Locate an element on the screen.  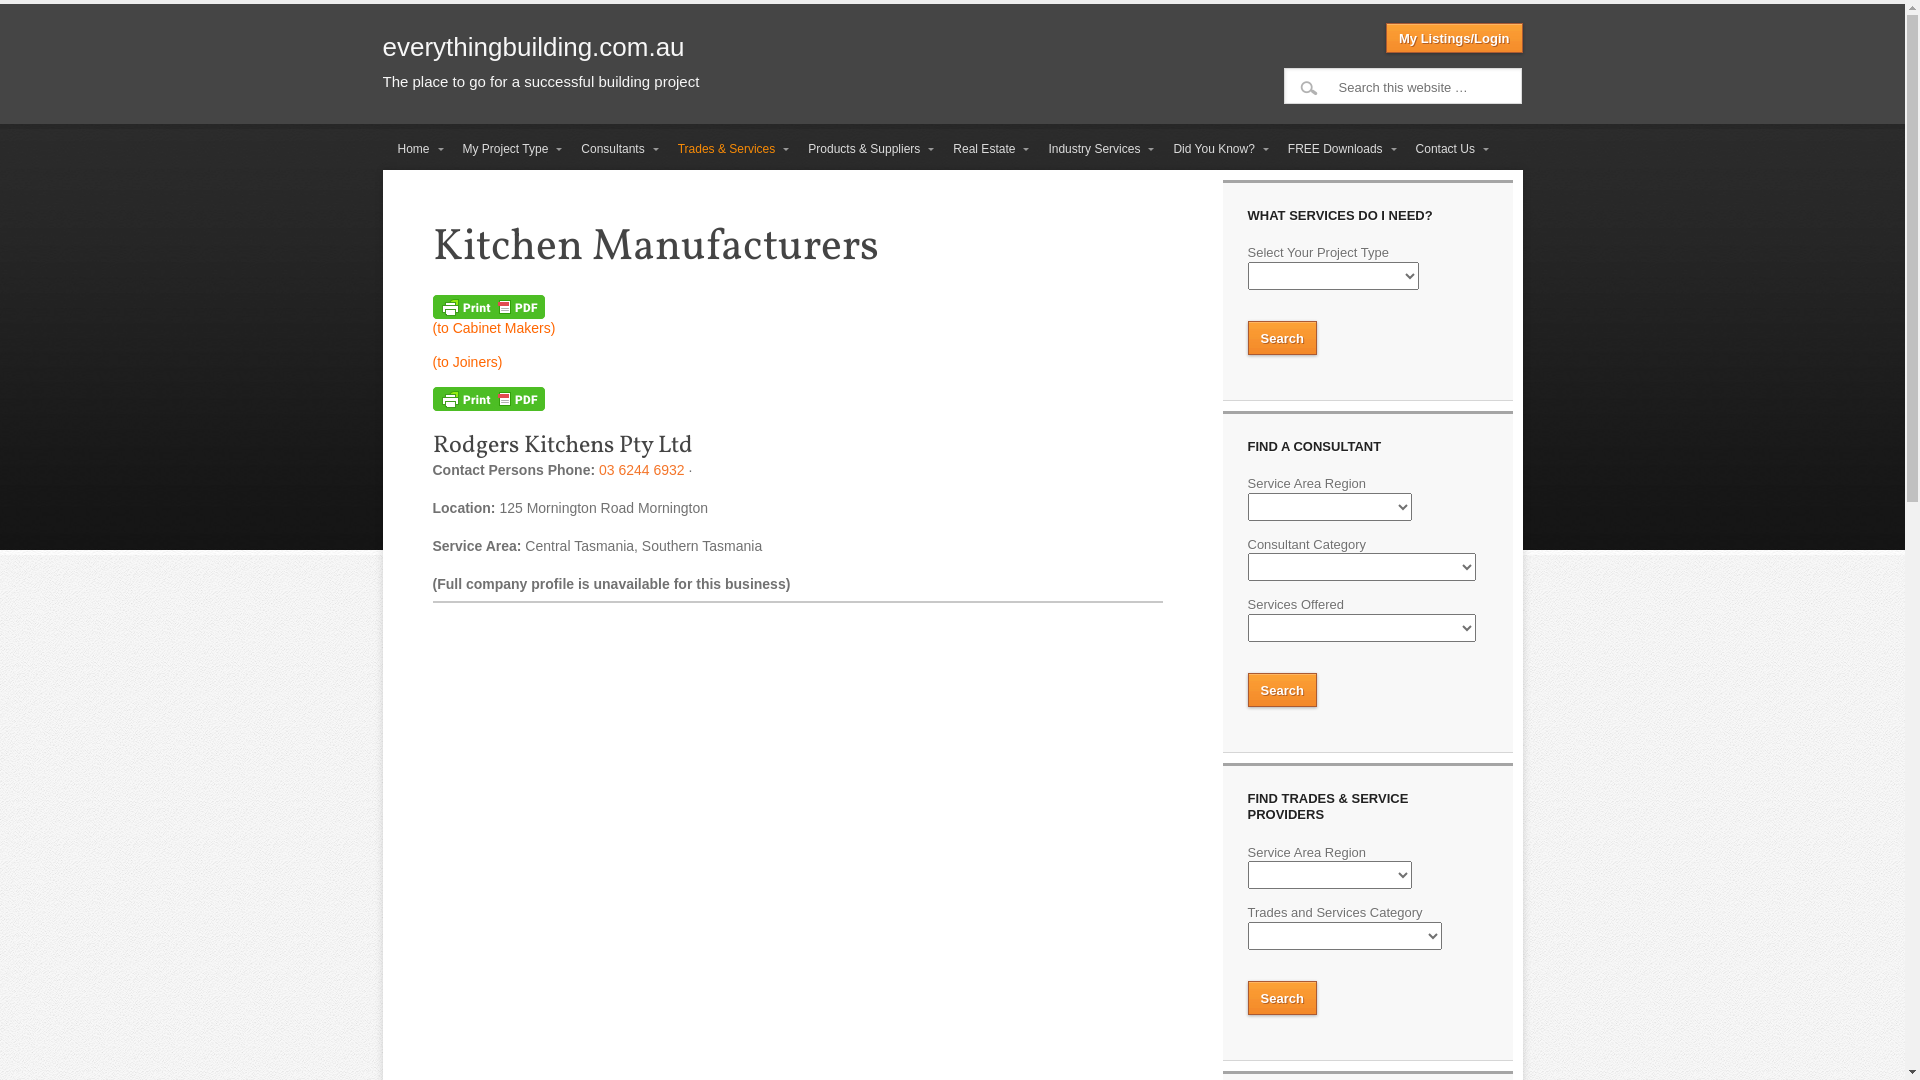
'My Listings/Login' is located at coordinates (1454, 38).